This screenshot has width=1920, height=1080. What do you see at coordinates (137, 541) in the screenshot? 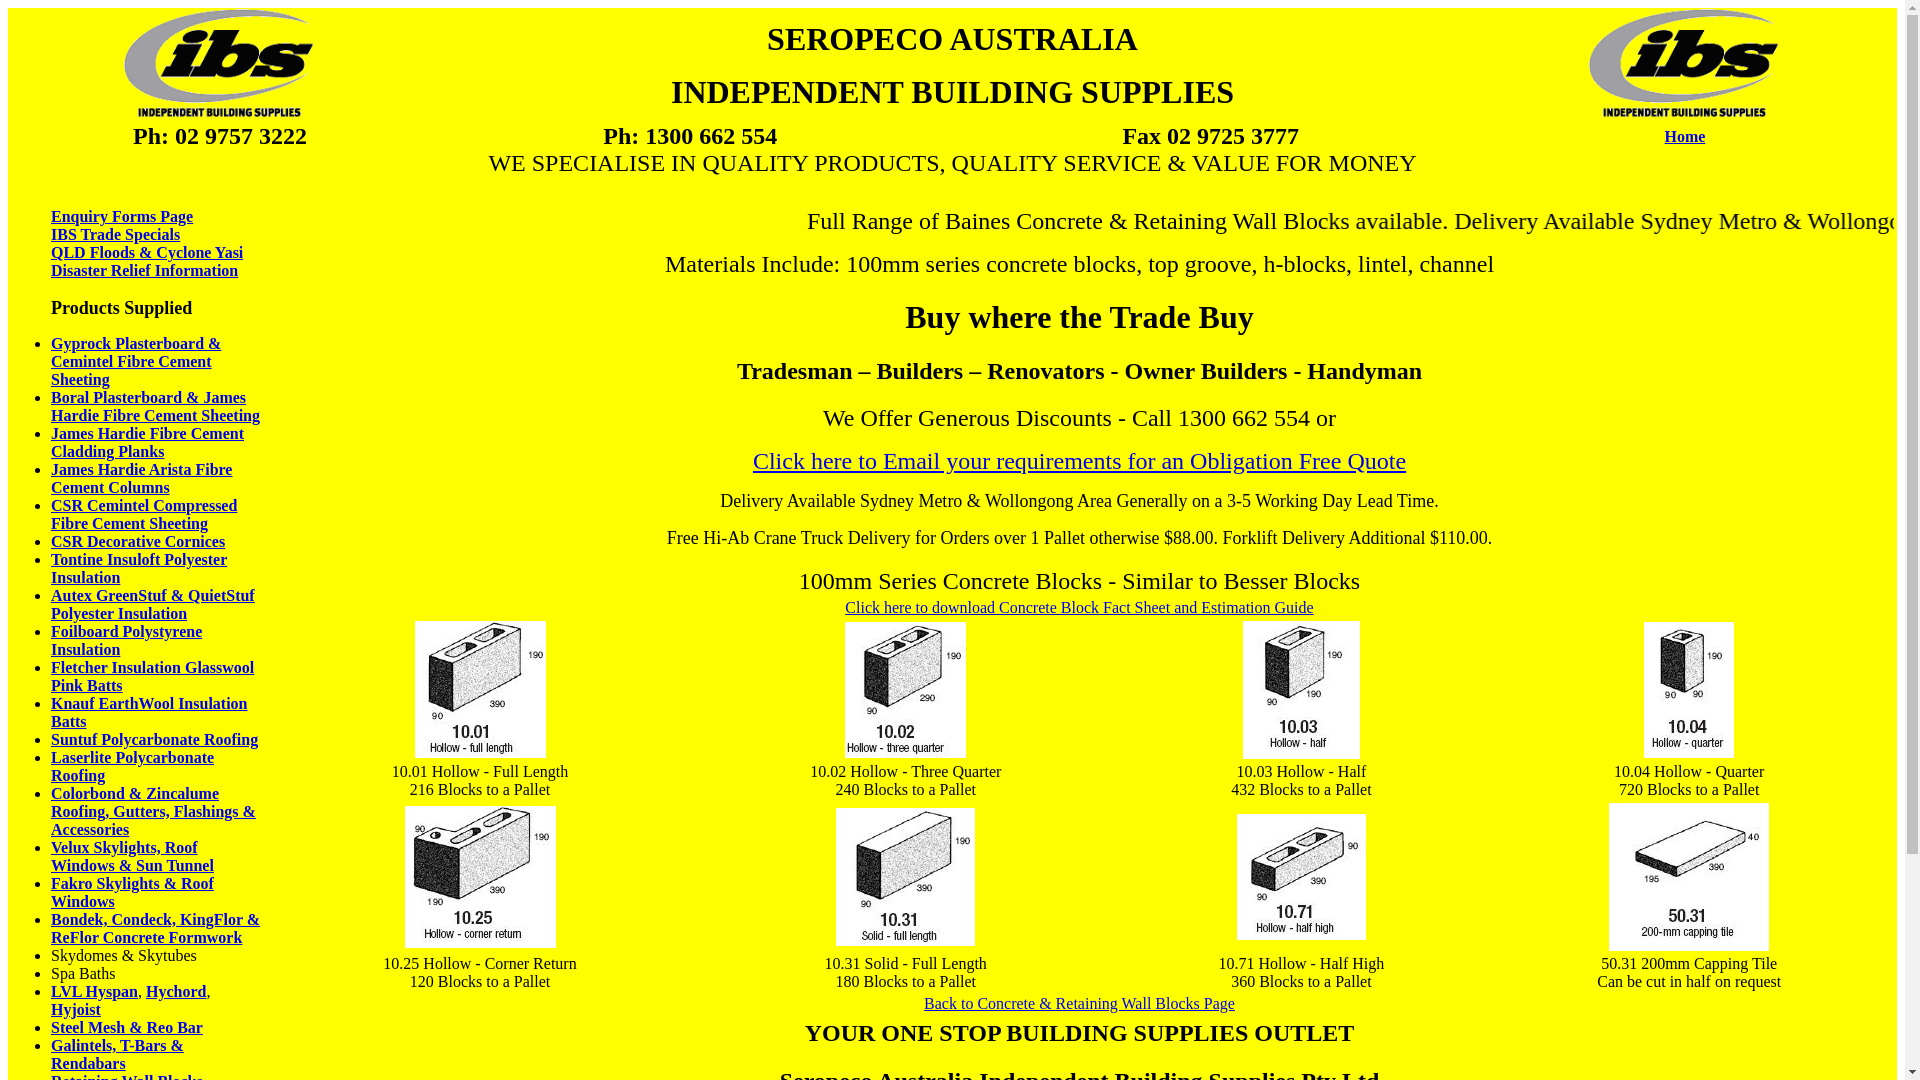
I see `'CSR Decorative Cornices'` at bounding box center [137, 541].